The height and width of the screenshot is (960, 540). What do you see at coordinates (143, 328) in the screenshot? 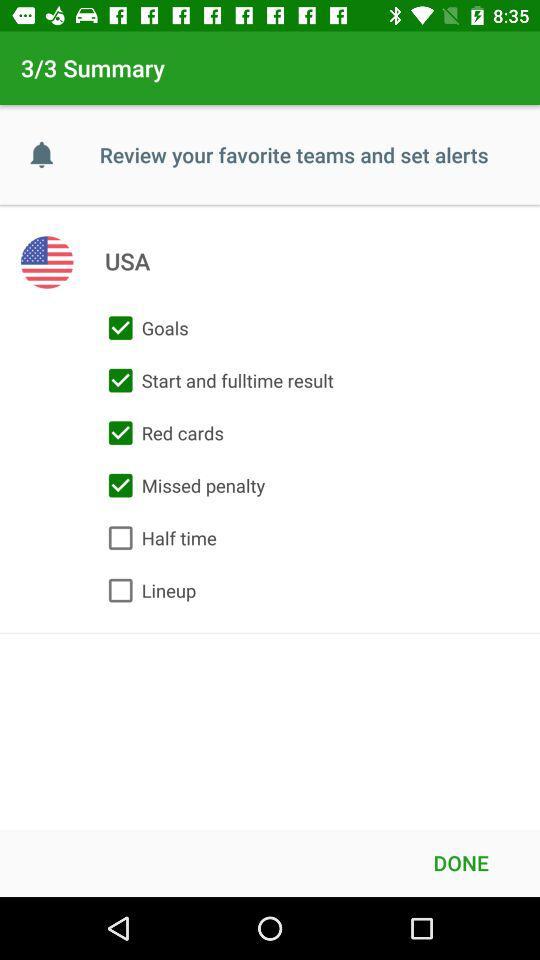
I see `goals` at bounding box center [143, 328].